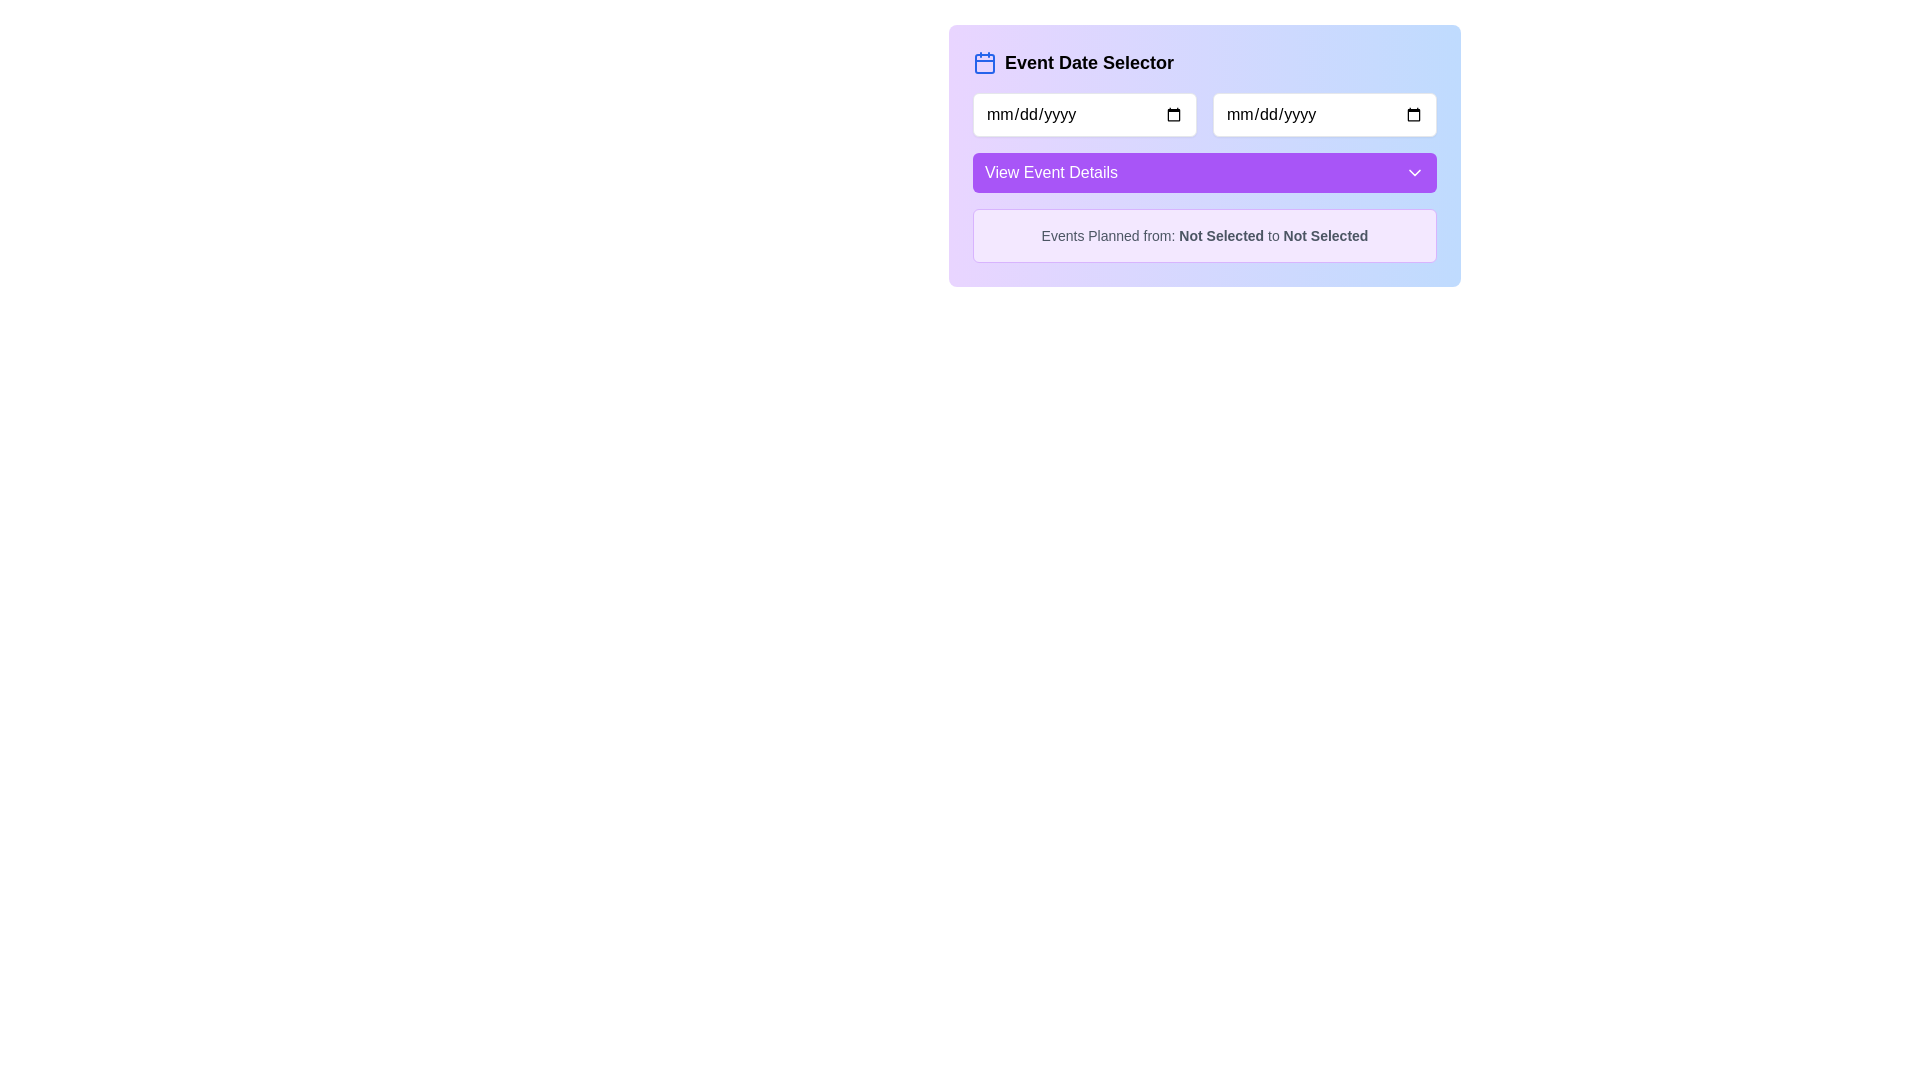  What do you see at coordinates (1203, 234) in the screenshot?
I see `the text element displaying 'Events Planned from: Not Selected to Not Selected', which is styled in light gray and located within a rounded rectangle with a purple background` at bounding box center [1203, 234].